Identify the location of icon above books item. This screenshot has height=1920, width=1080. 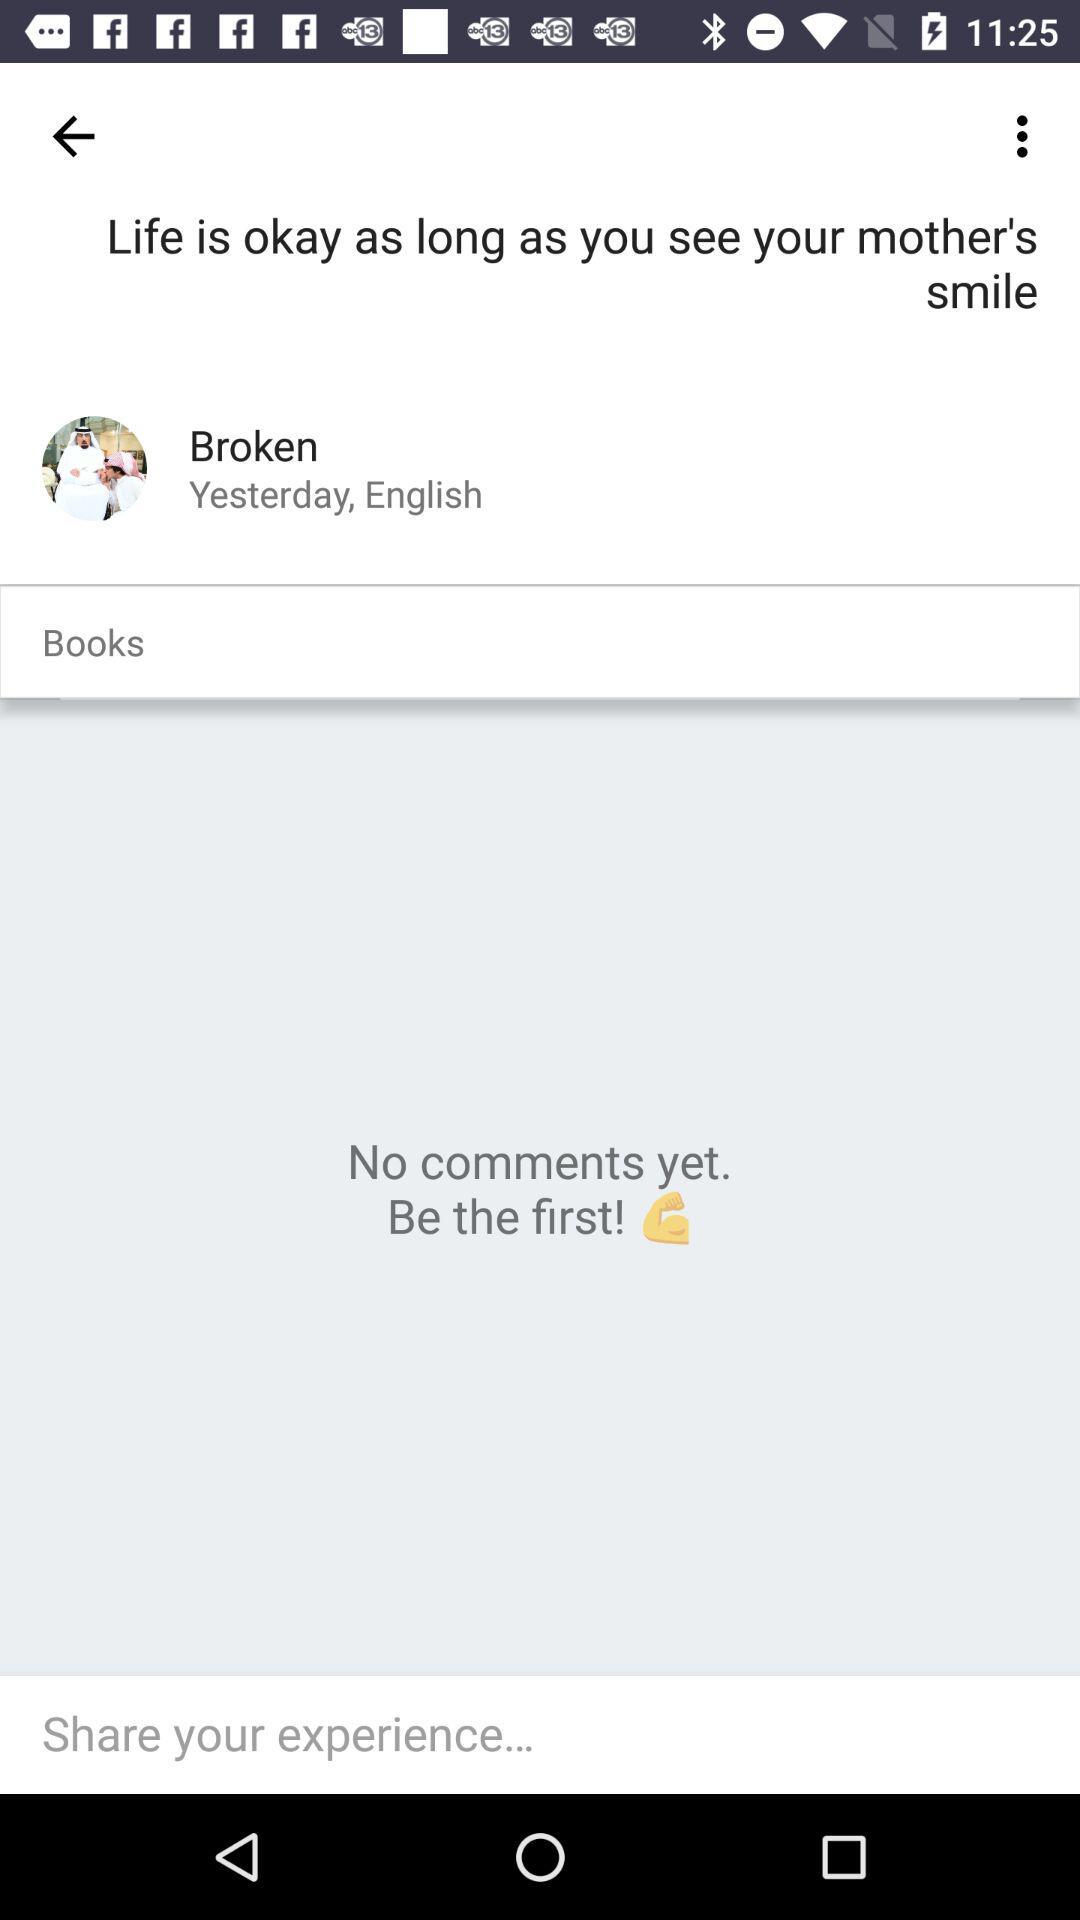
(94, 467).